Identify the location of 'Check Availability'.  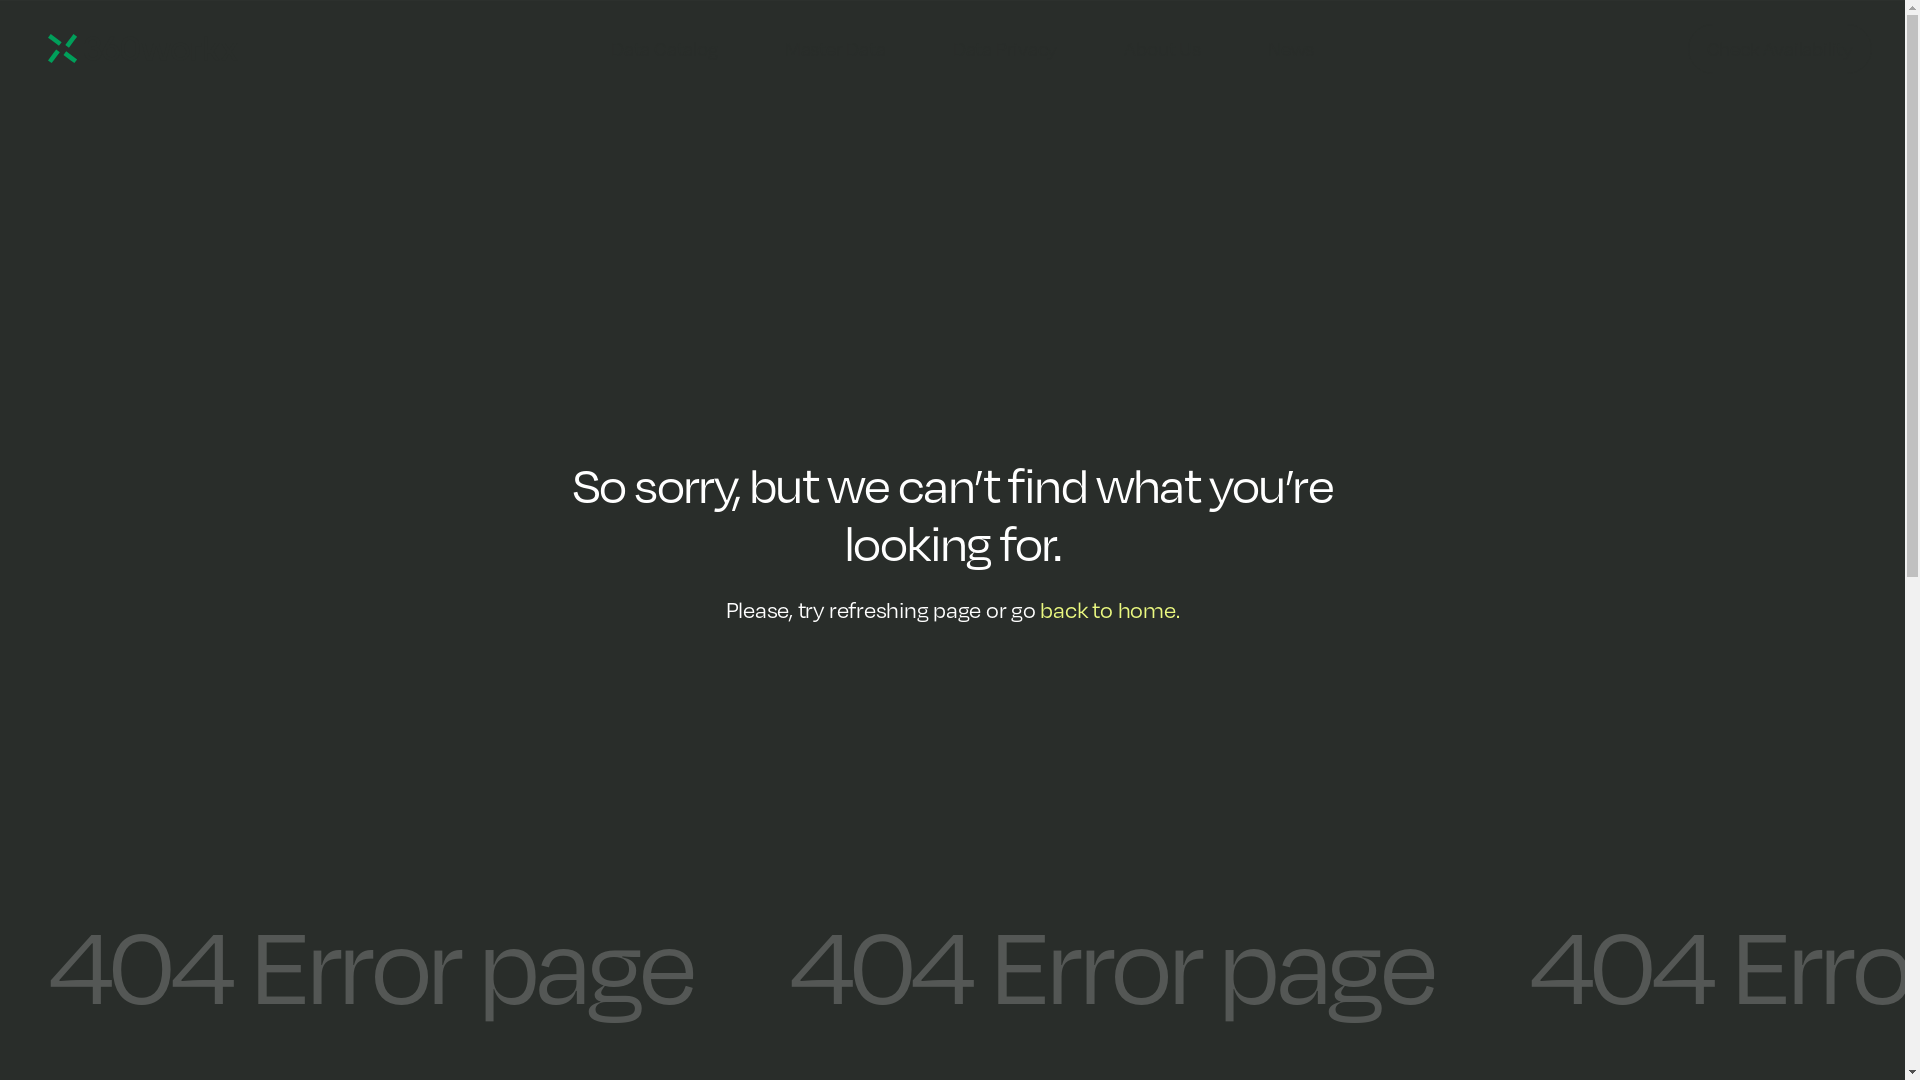
(1687, 48).